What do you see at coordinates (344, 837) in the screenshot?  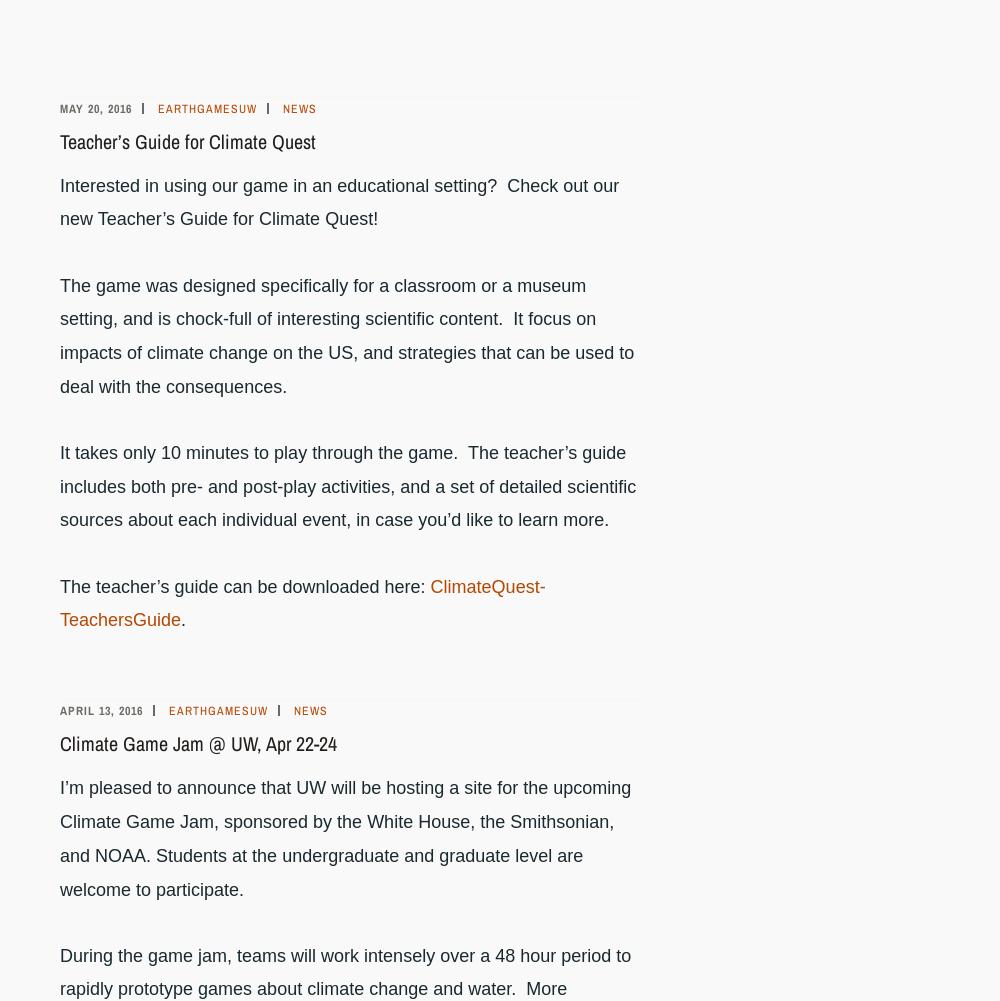 I see `'I’m pleased to announce that UW will be hosting a site for the upcoming Climate Game Jam, sponsored by the White House, the Smithsonian, and NOAA. Students at the undergraduate and graduate level are welcome to participate.'` at bounding box center [344, 837].